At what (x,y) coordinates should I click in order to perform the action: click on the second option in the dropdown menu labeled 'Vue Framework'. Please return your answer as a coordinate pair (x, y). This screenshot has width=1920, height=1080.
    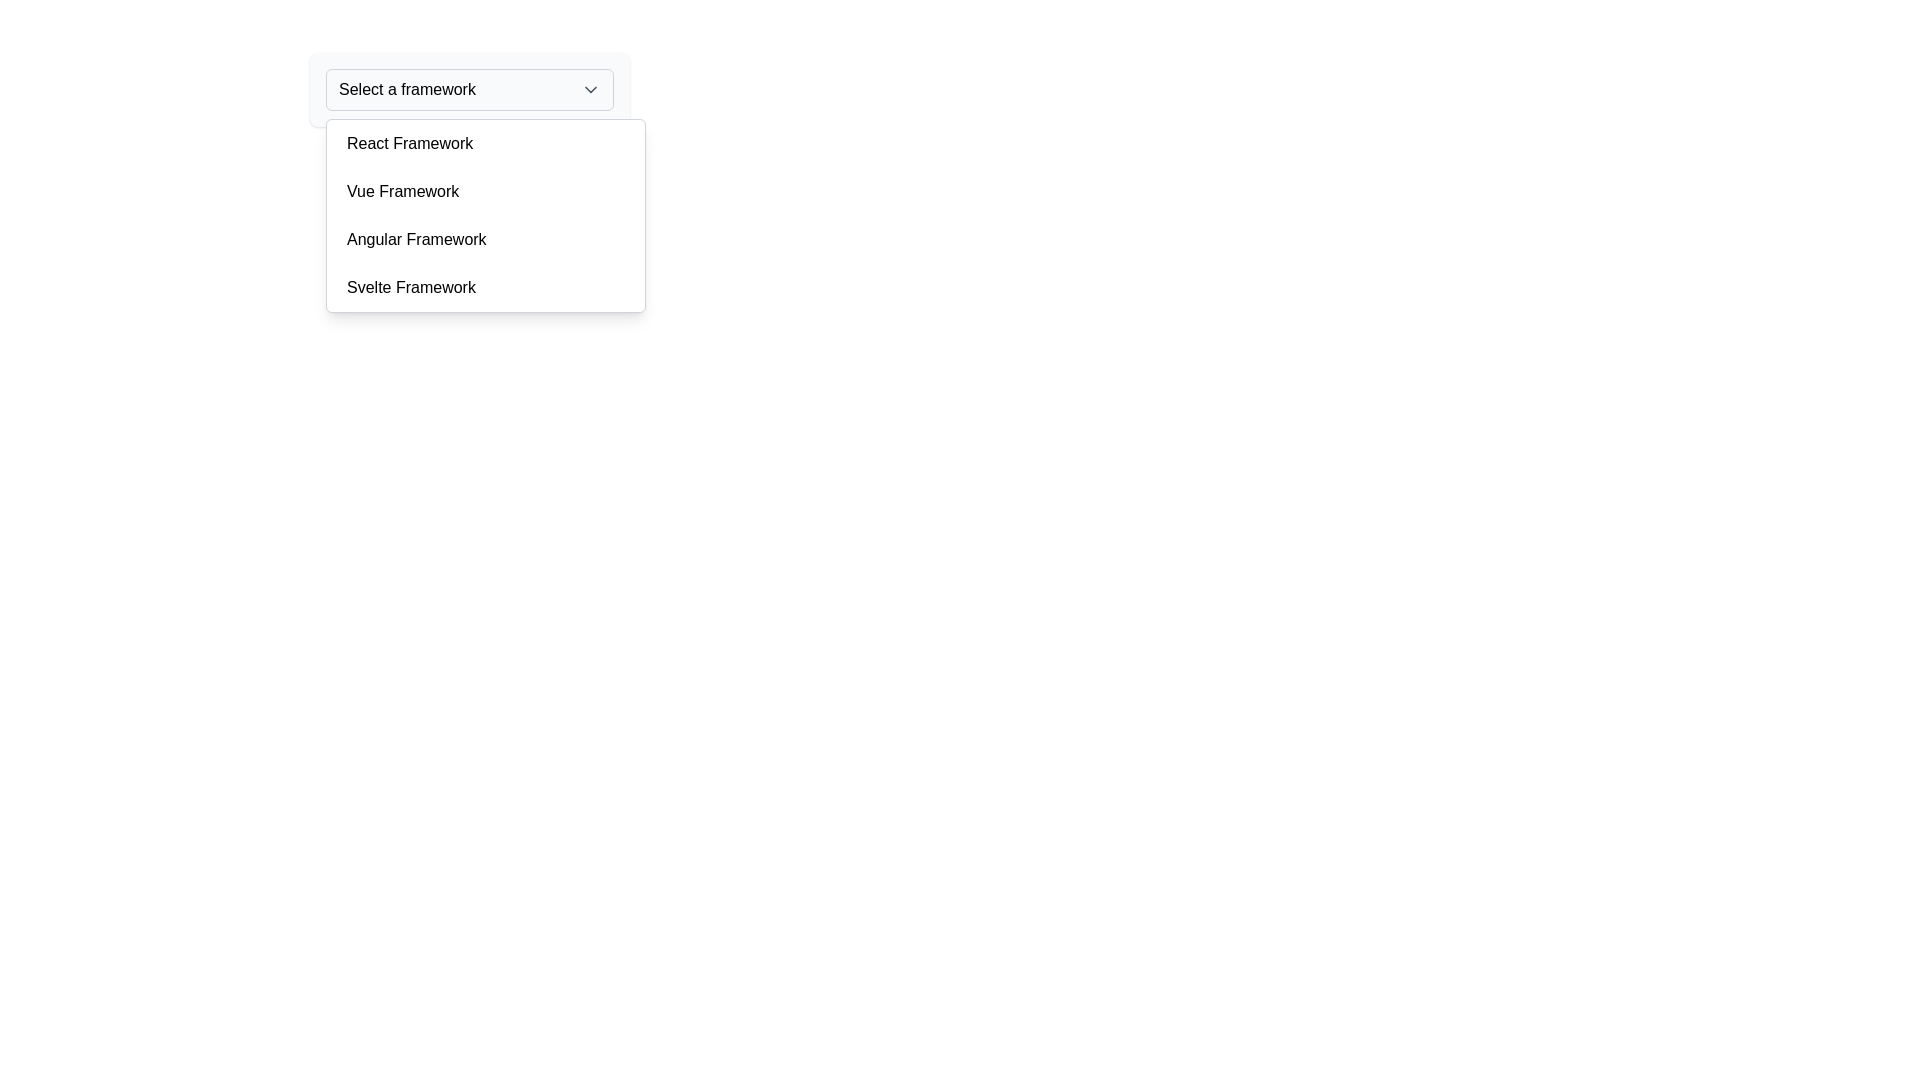
    Looking at the image, I should click on (485, 216).